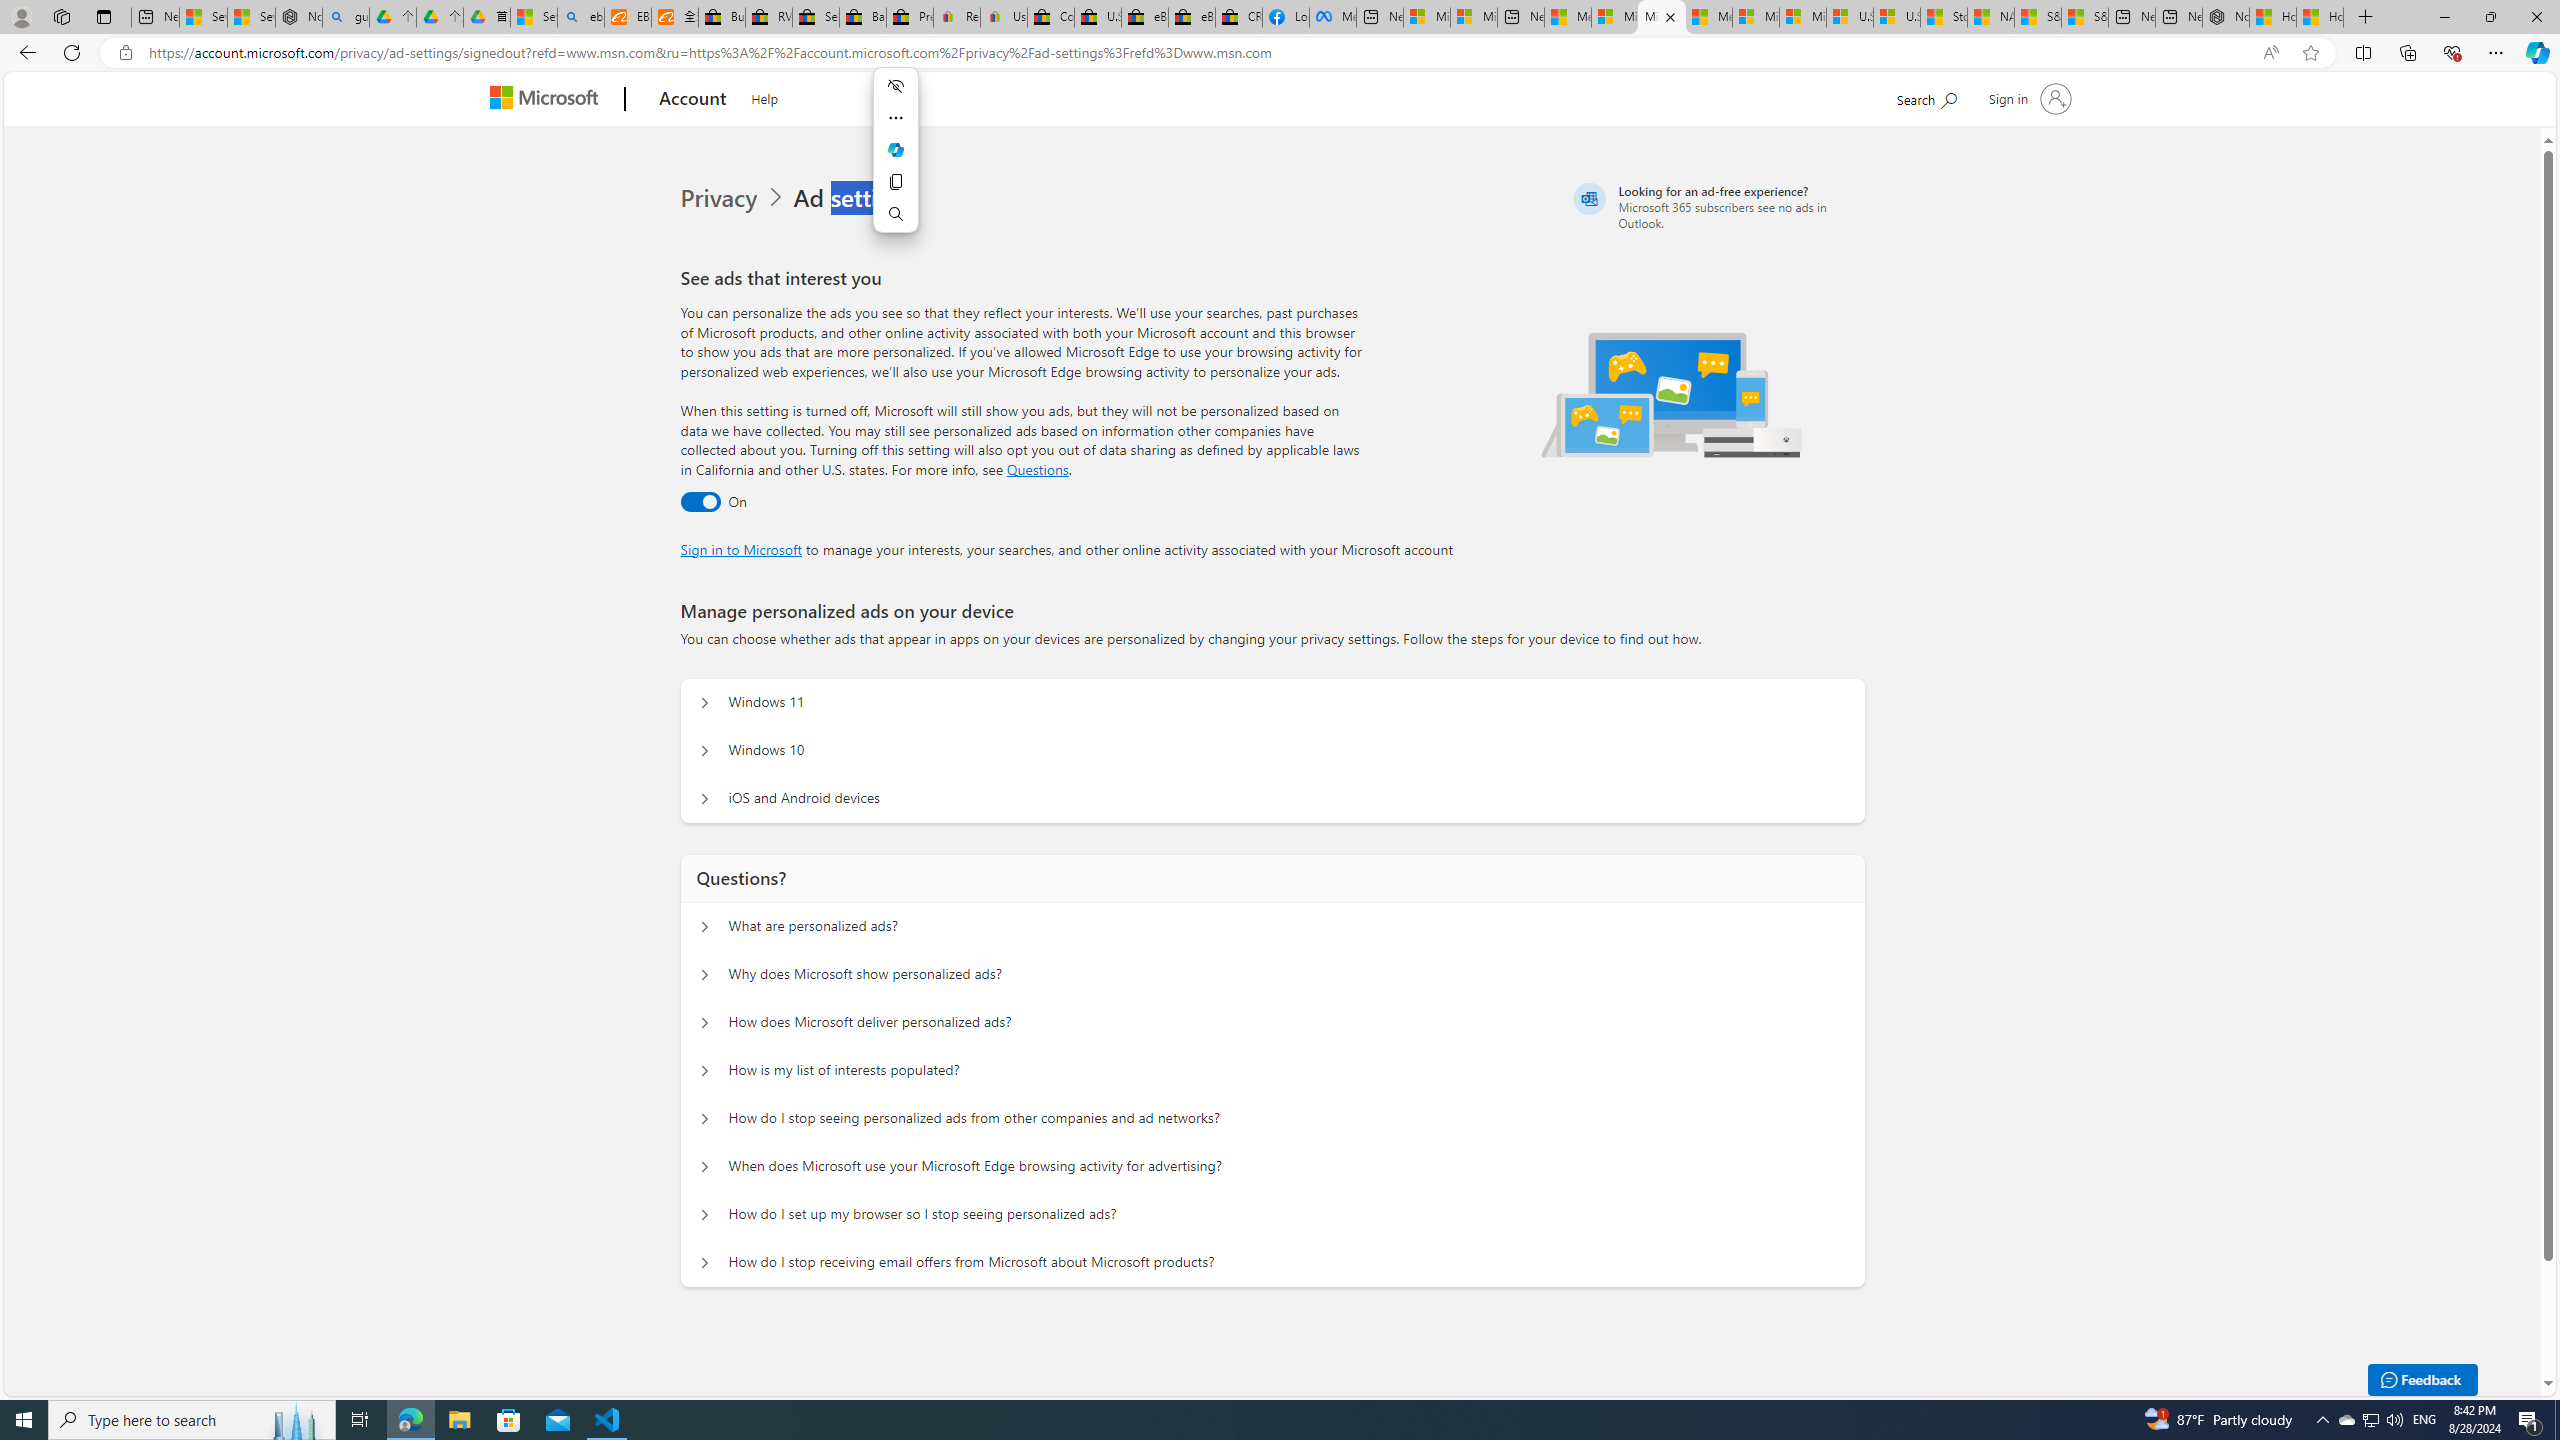 Image resolution: width=2560 pixels, height=1440 pixels. Describe the element at coordinates (705, 702) in the screenshot. I see `'Manage personalized ads on your device Windows 11'` at that location.